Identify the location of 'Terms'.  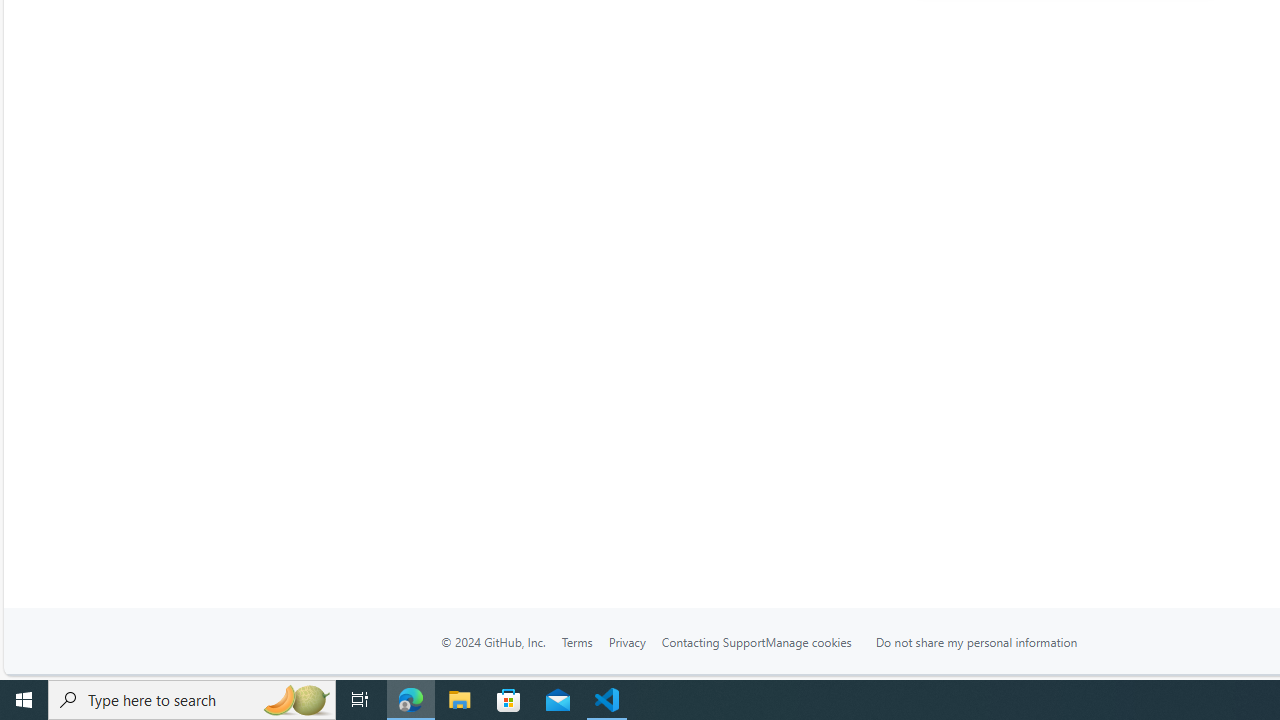
(575, 641).